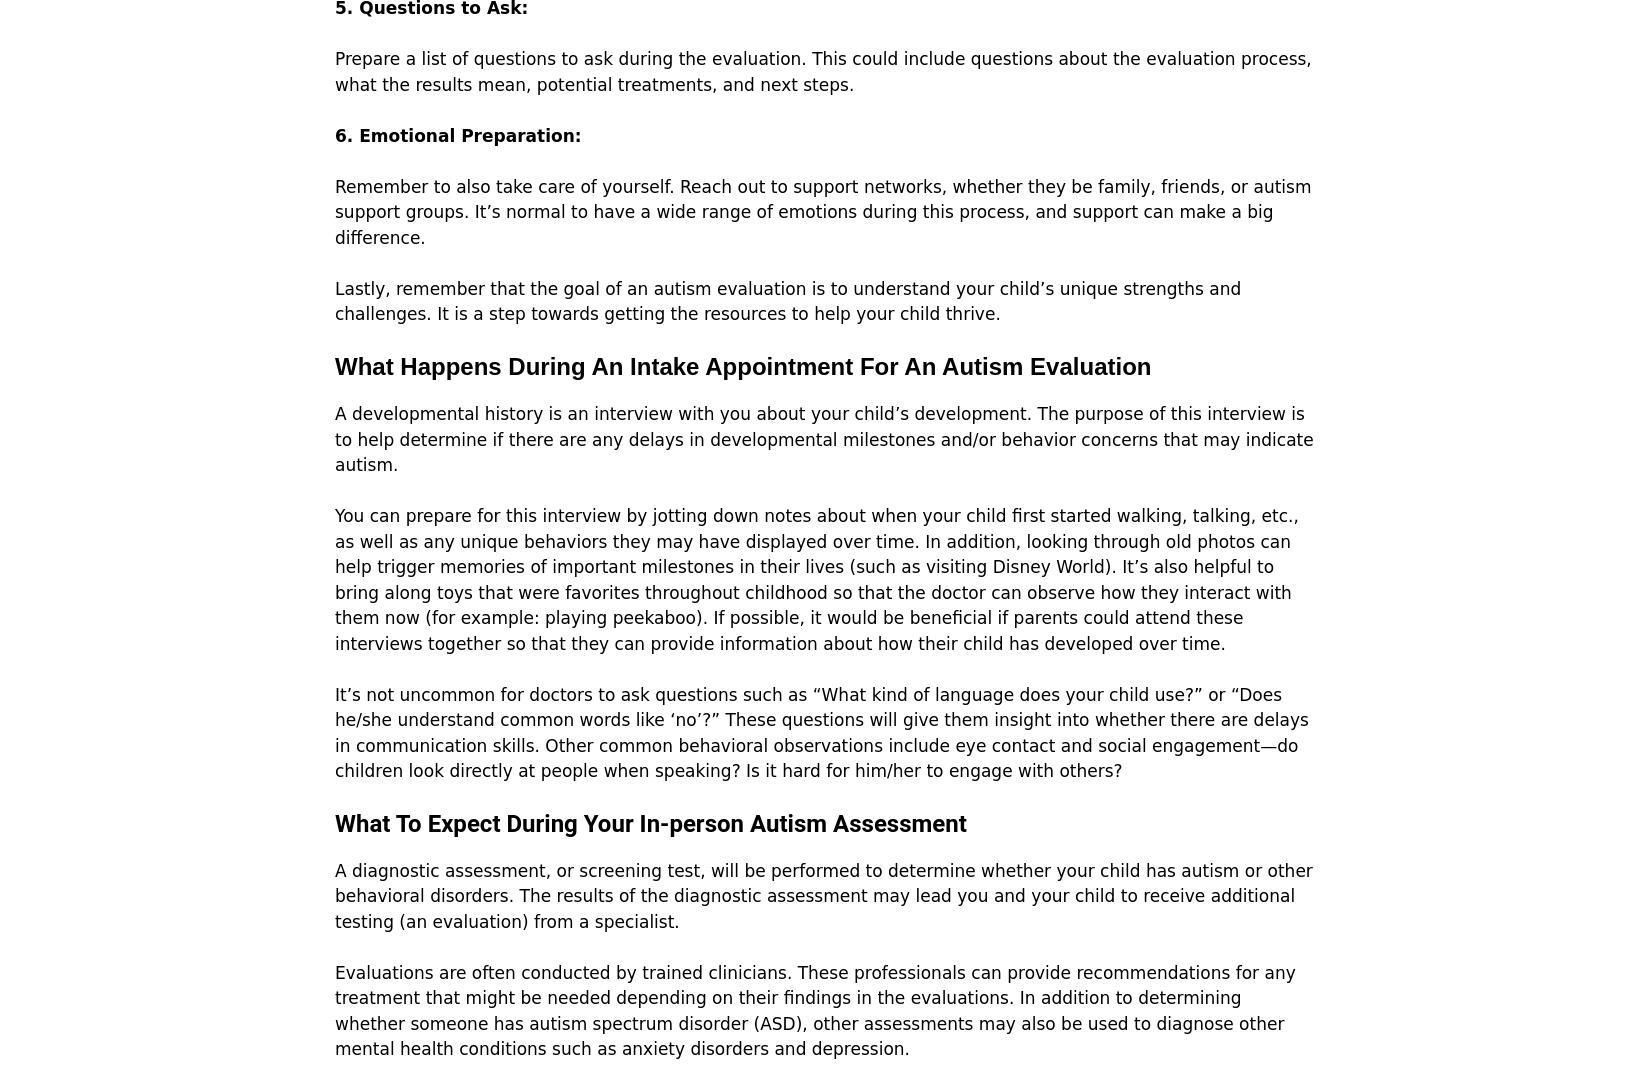 The image size is (1650, 1076). Describe the element at coordinates (815, 578) in the screenshot. I see `'You can prepare for this interview by jotting down notes about when your child first started walking, talking, etc., as well as any unique behaviors they may have displayed over time. In addition, looking through old photos can help trigger memories of important milestones in their lives (such as visiting Disney World). It’s also helpful to bring along toys that were favorites throughout childhood so that the doctor can observe how they interact with them now (for example: playing peekaboo). If possible, it would be beneficial if parents could attend these interviews together so that they can provide information about how their child has developed over time.'` at that location.